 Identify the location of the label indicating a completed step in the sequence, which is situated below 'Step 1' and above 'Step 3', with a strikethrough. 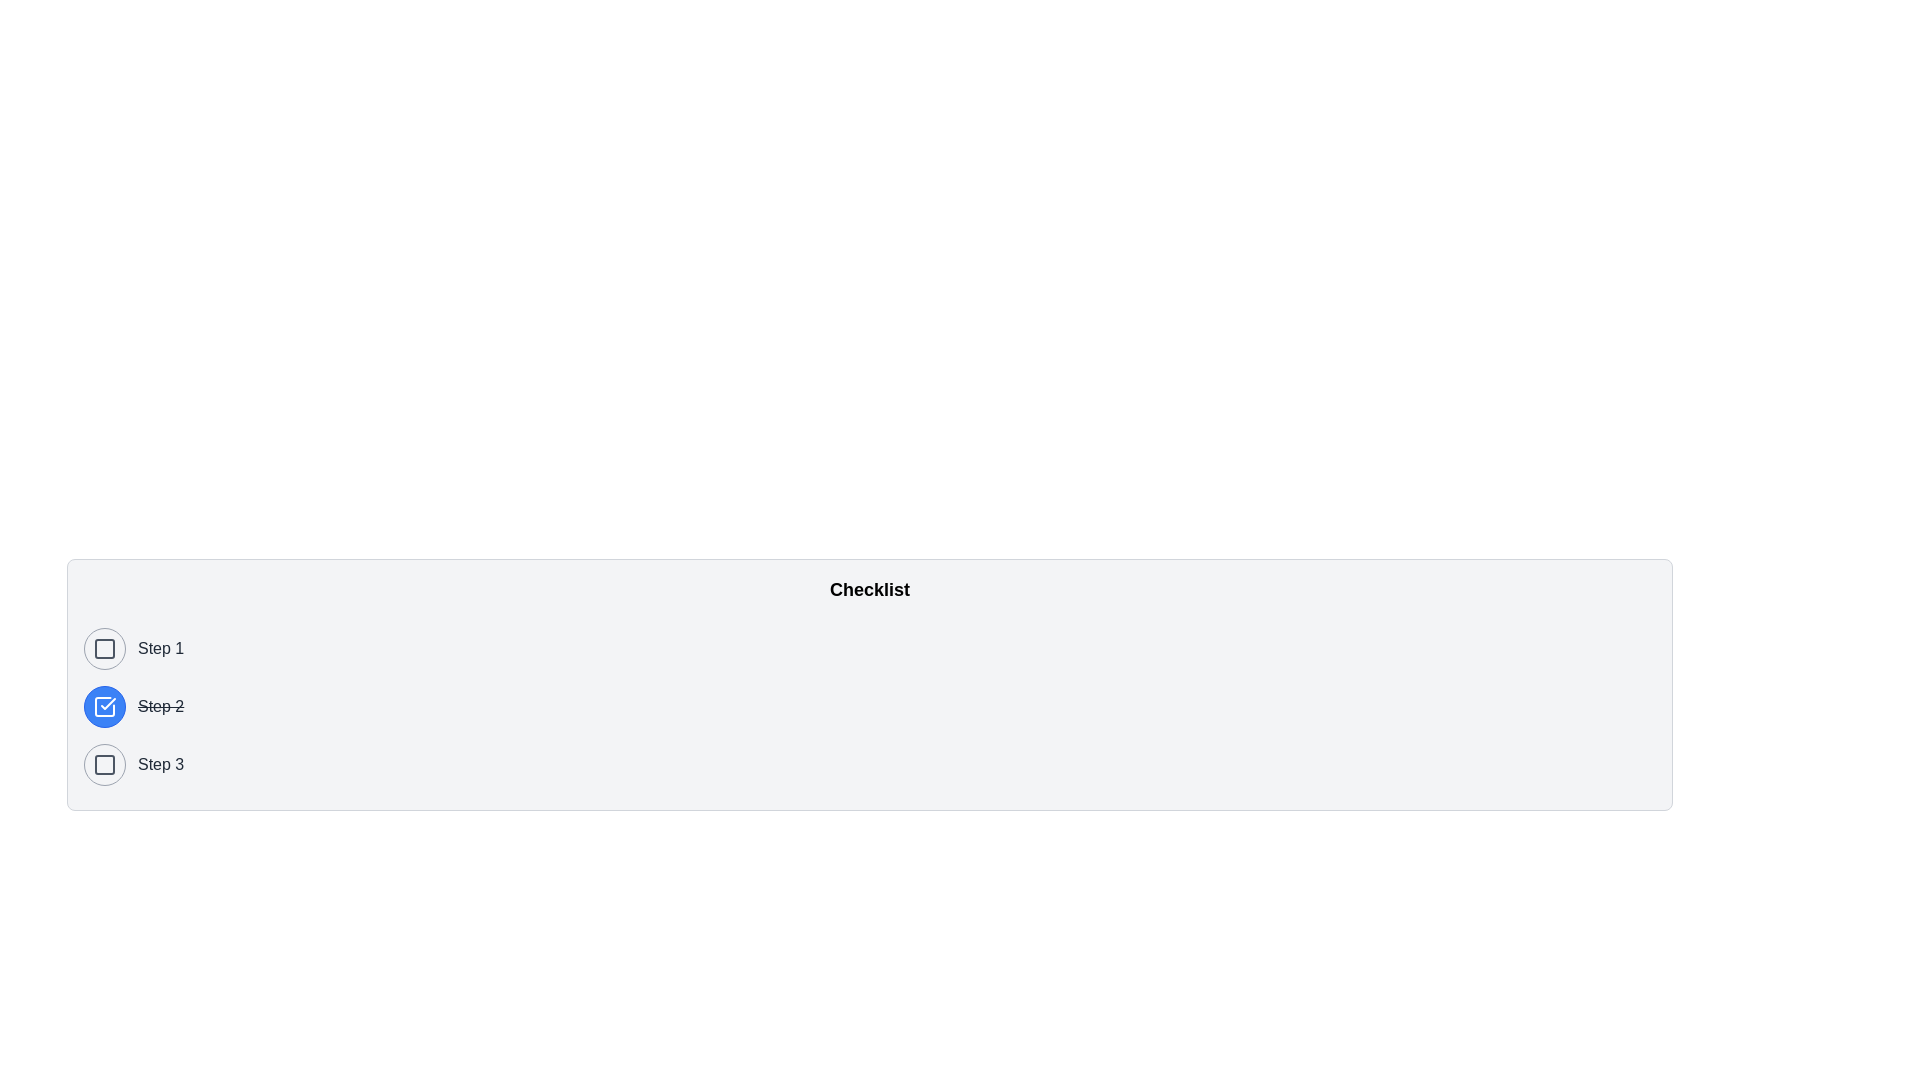
(161, 705).